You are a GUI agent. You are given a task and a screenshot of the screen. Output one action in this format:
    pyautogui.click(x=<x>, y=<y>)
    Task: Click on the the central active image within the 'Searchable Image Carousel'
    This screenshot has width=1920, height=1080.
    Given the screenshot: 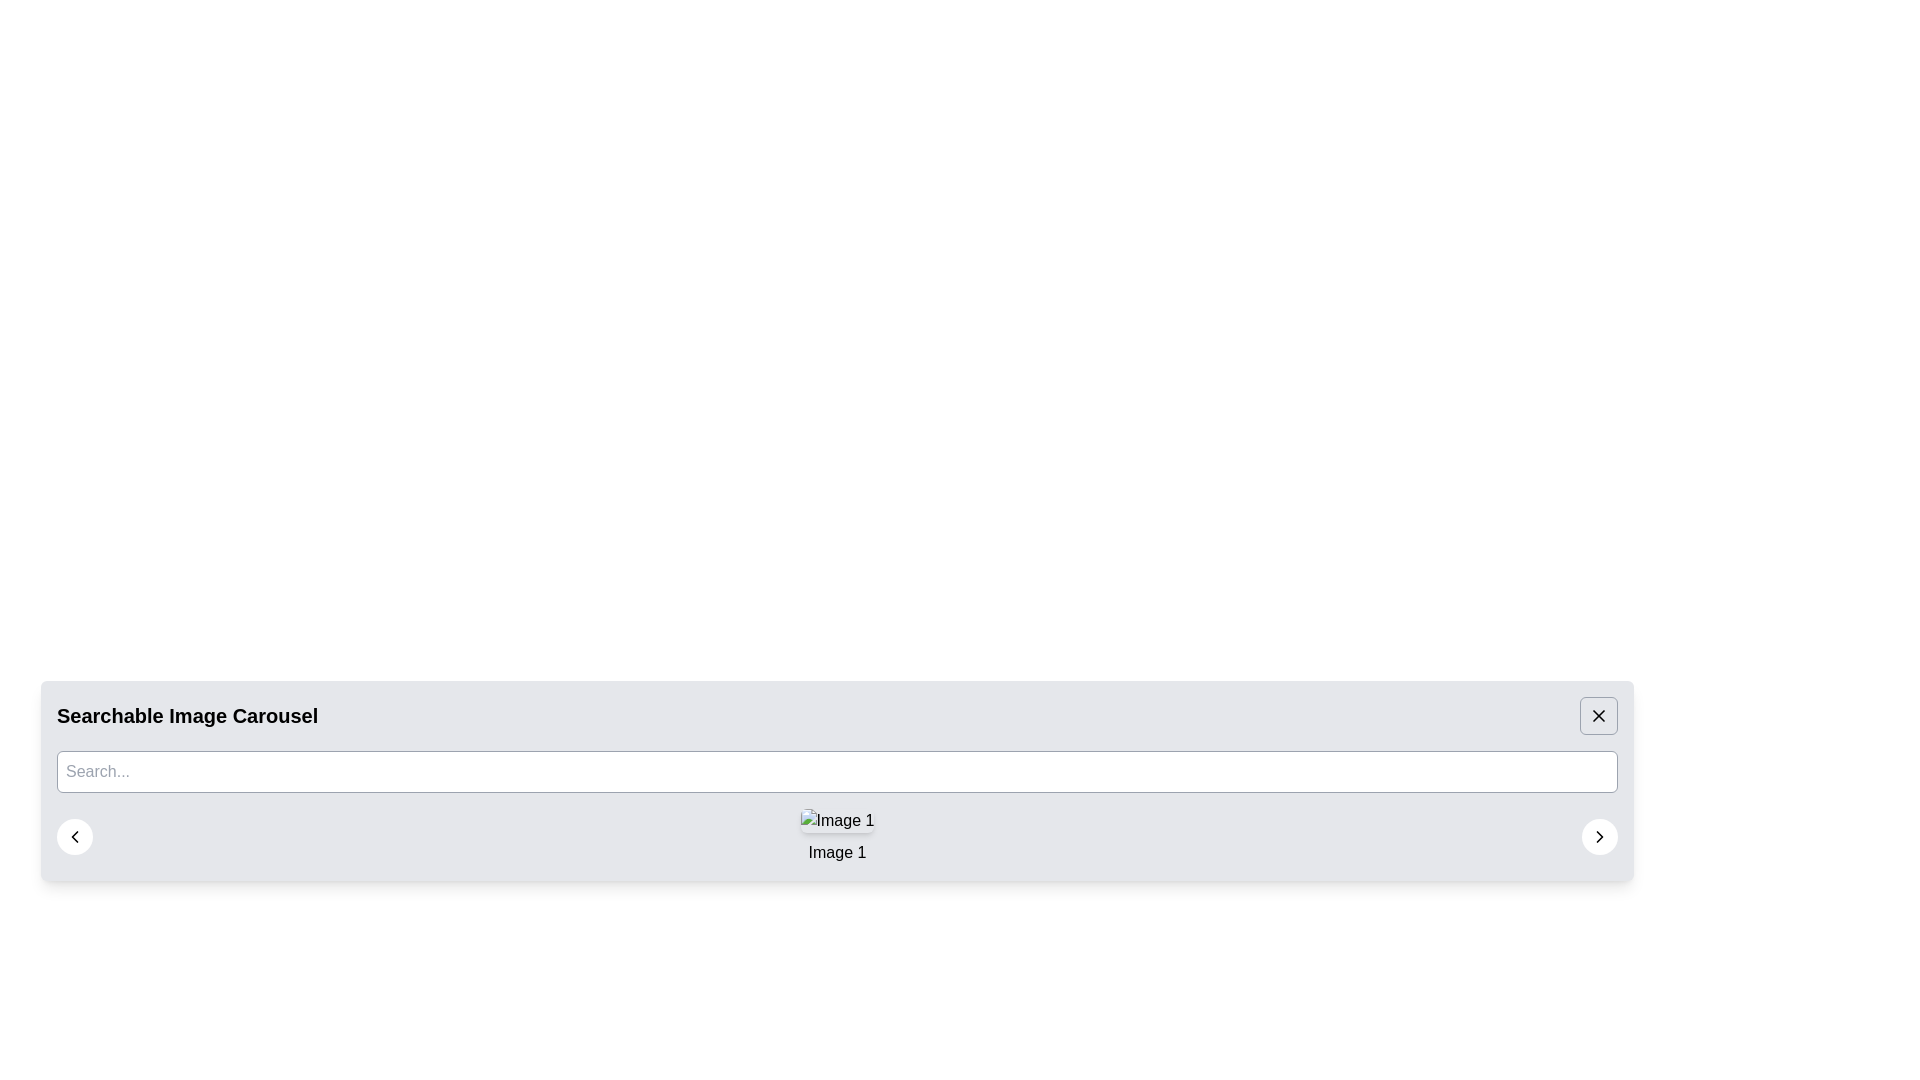 What is the action you would take?
    pyautogui.click(x=837, y=837)
    